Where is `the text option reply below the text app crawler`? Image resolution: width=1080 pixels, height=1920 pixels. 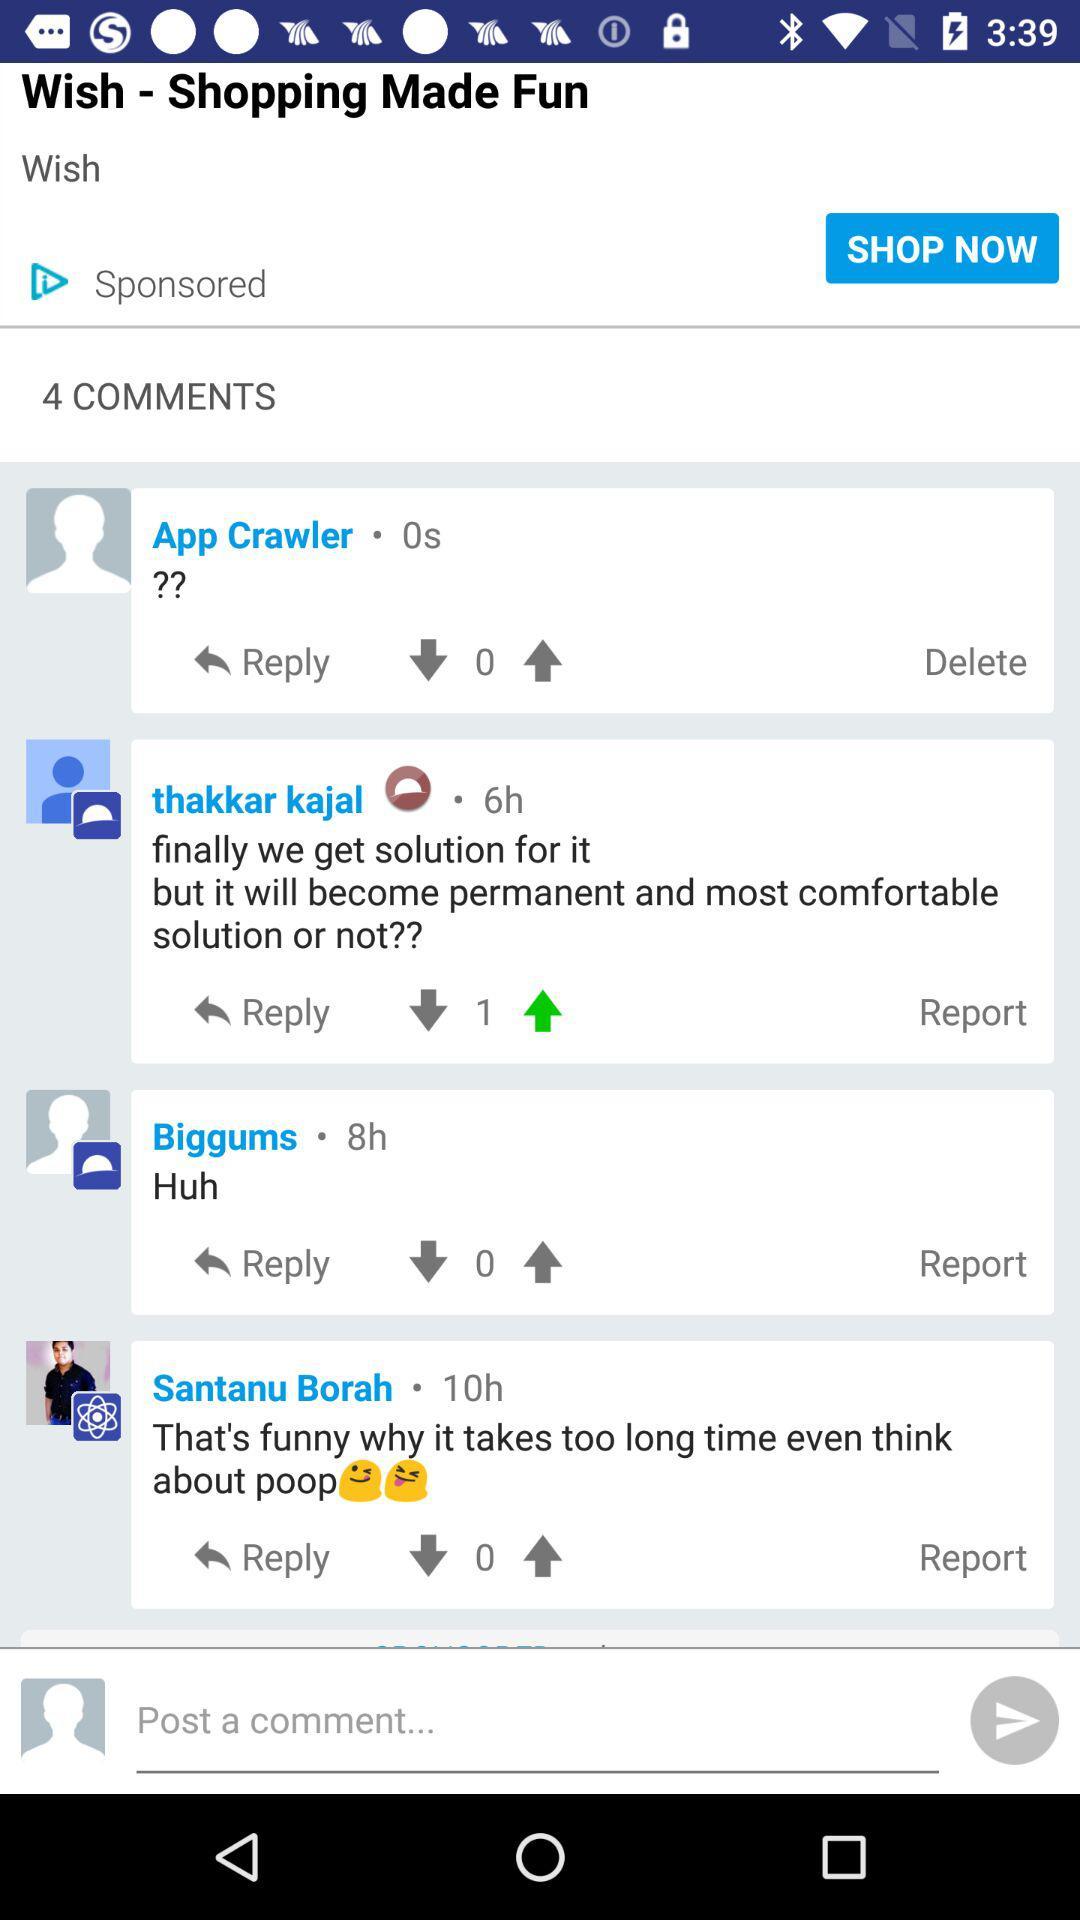
the text option reply below the text app crawler is located at coordinates (288, 660).